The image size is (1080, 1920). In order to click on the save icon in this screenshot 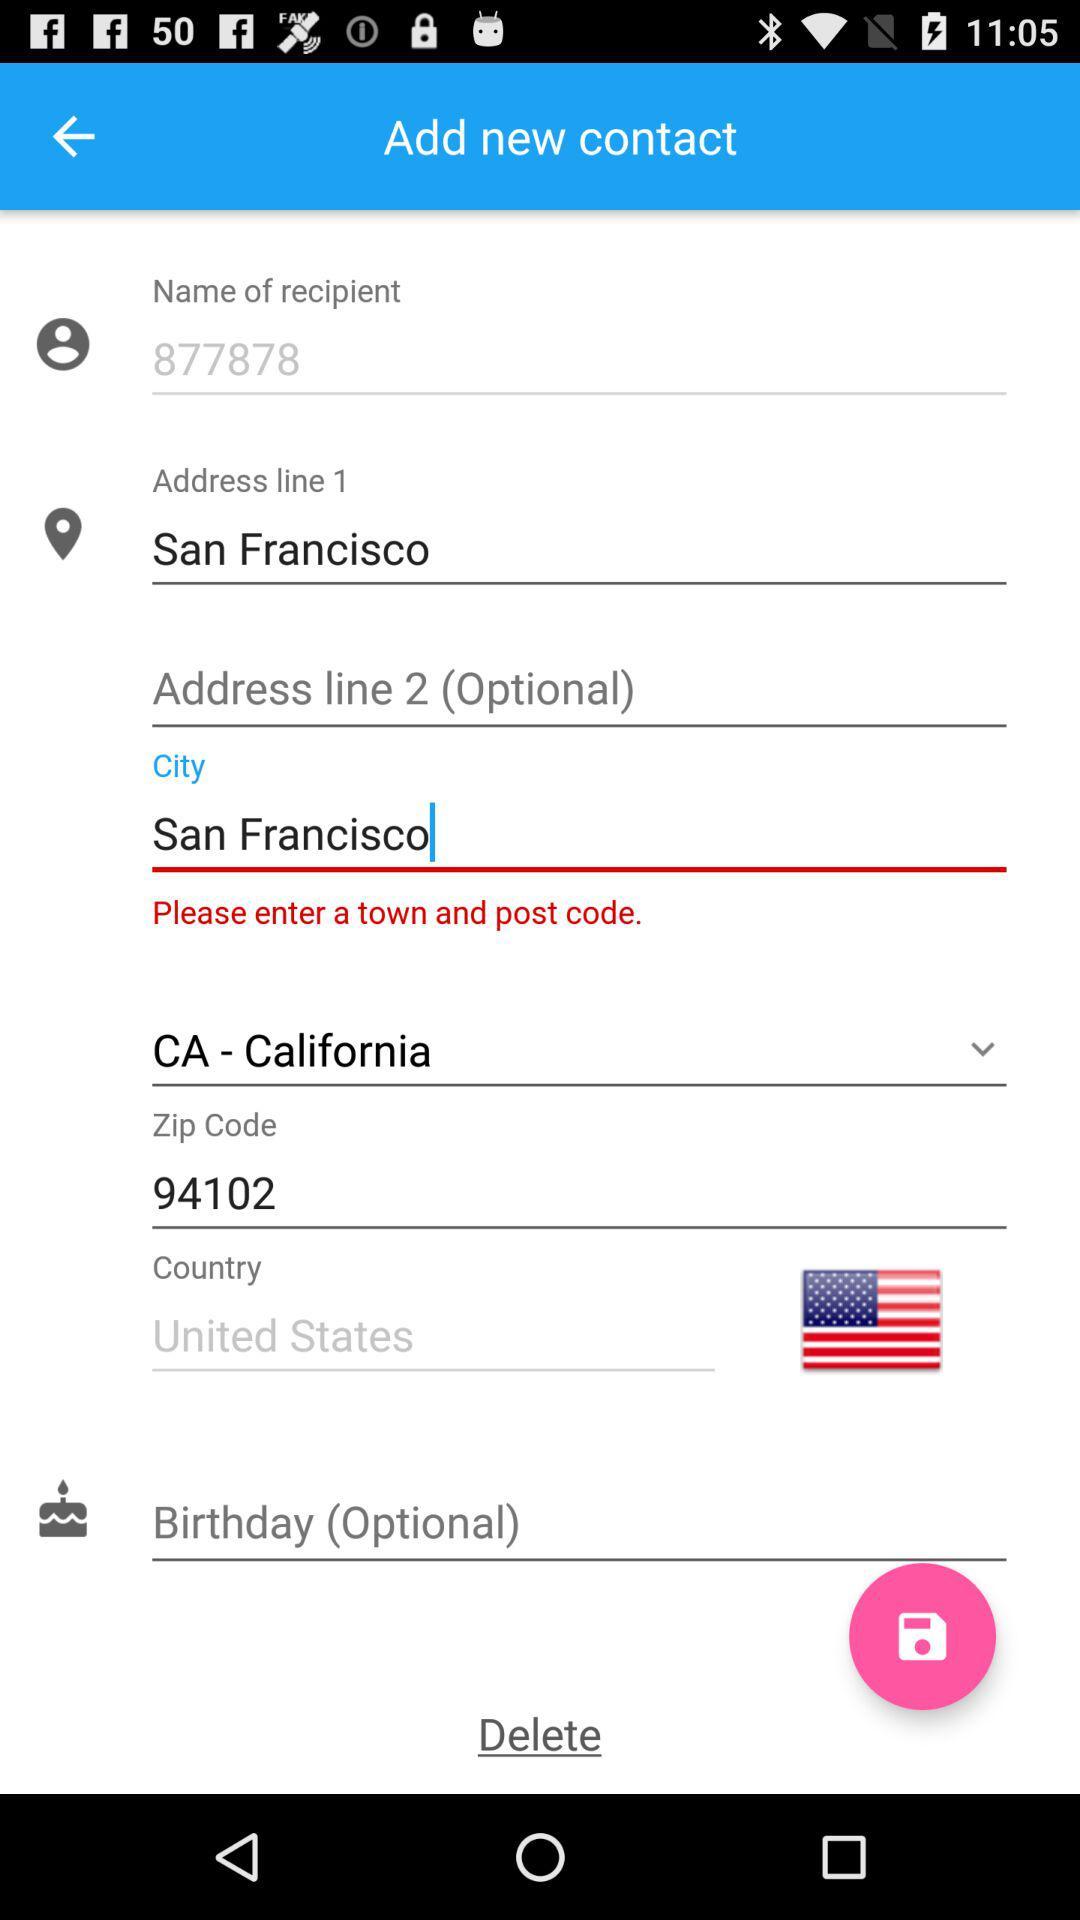, I will do `click(922, 1750)`.